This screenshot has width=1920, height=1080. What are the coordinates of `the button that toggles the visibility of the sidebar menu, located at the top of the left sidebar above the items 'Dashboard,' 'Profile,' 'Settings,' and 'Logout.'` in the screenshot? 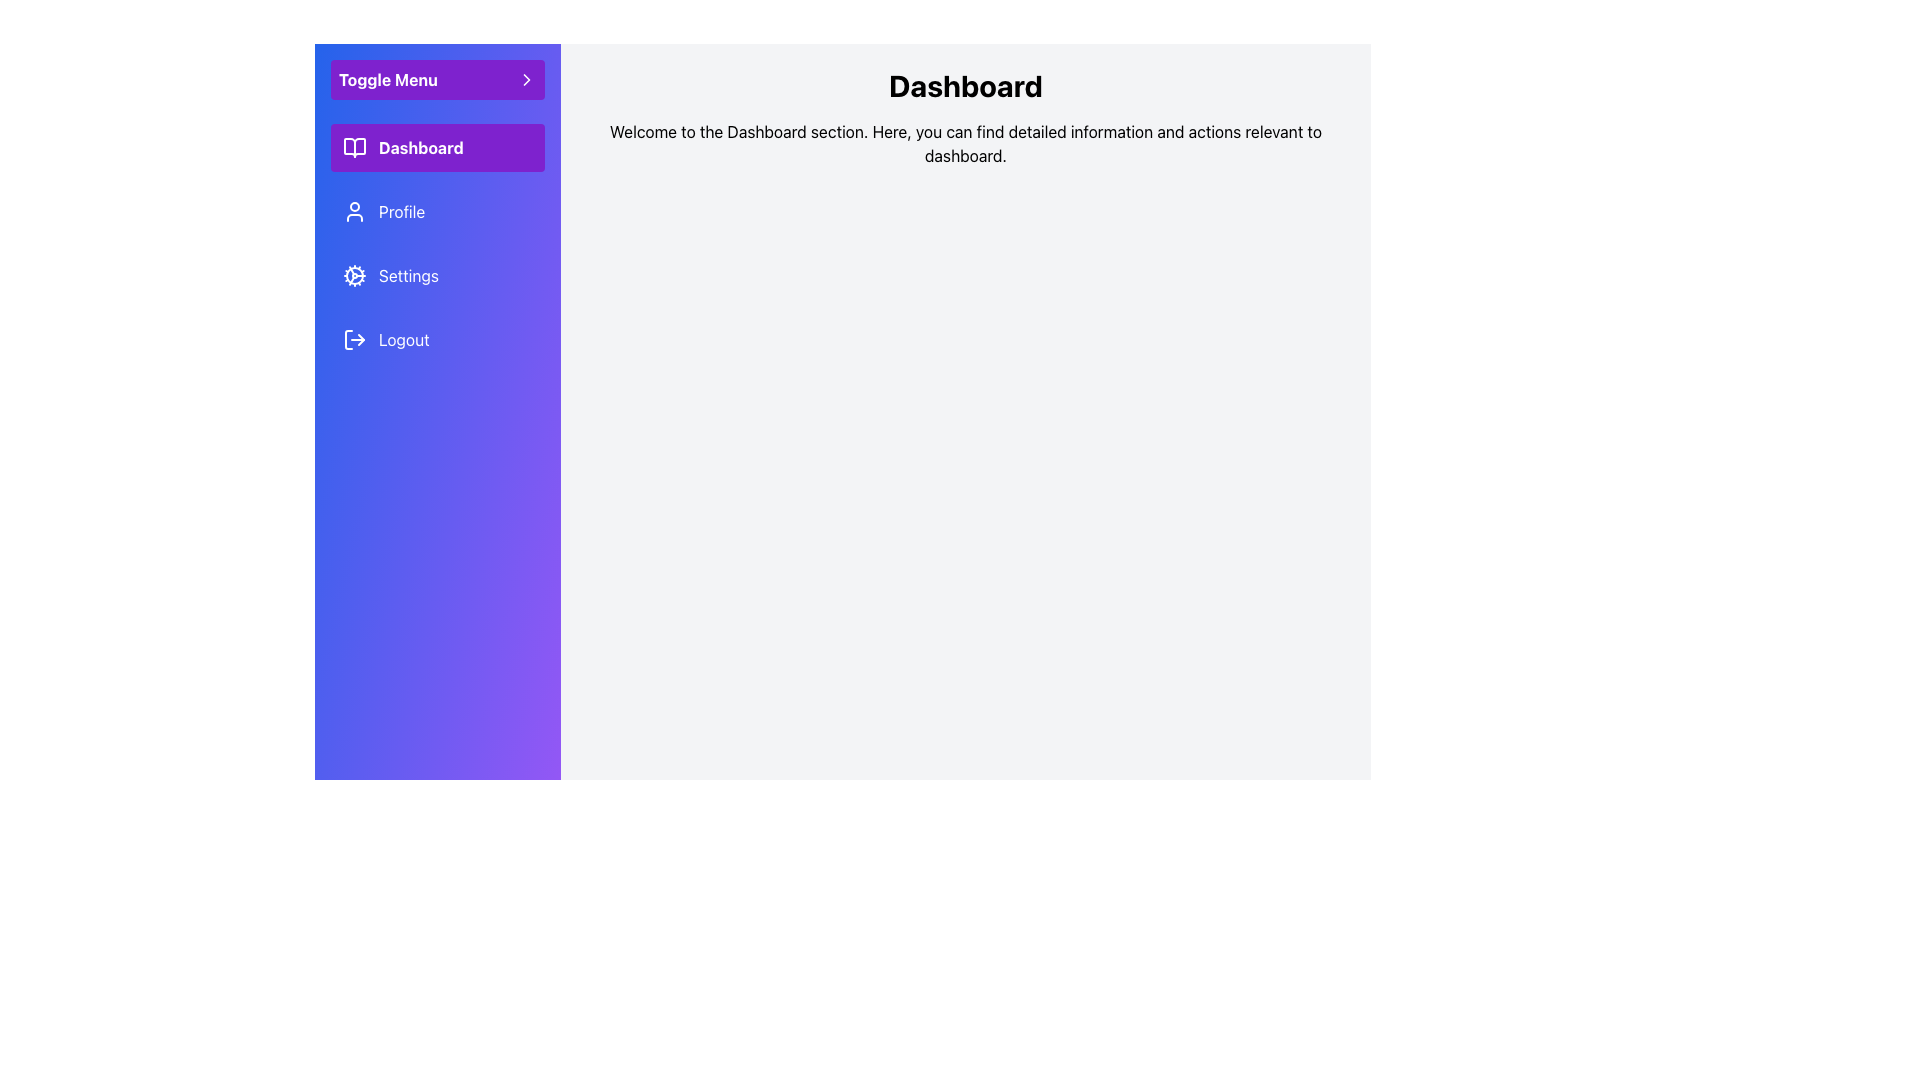 It's located at (436, 79).